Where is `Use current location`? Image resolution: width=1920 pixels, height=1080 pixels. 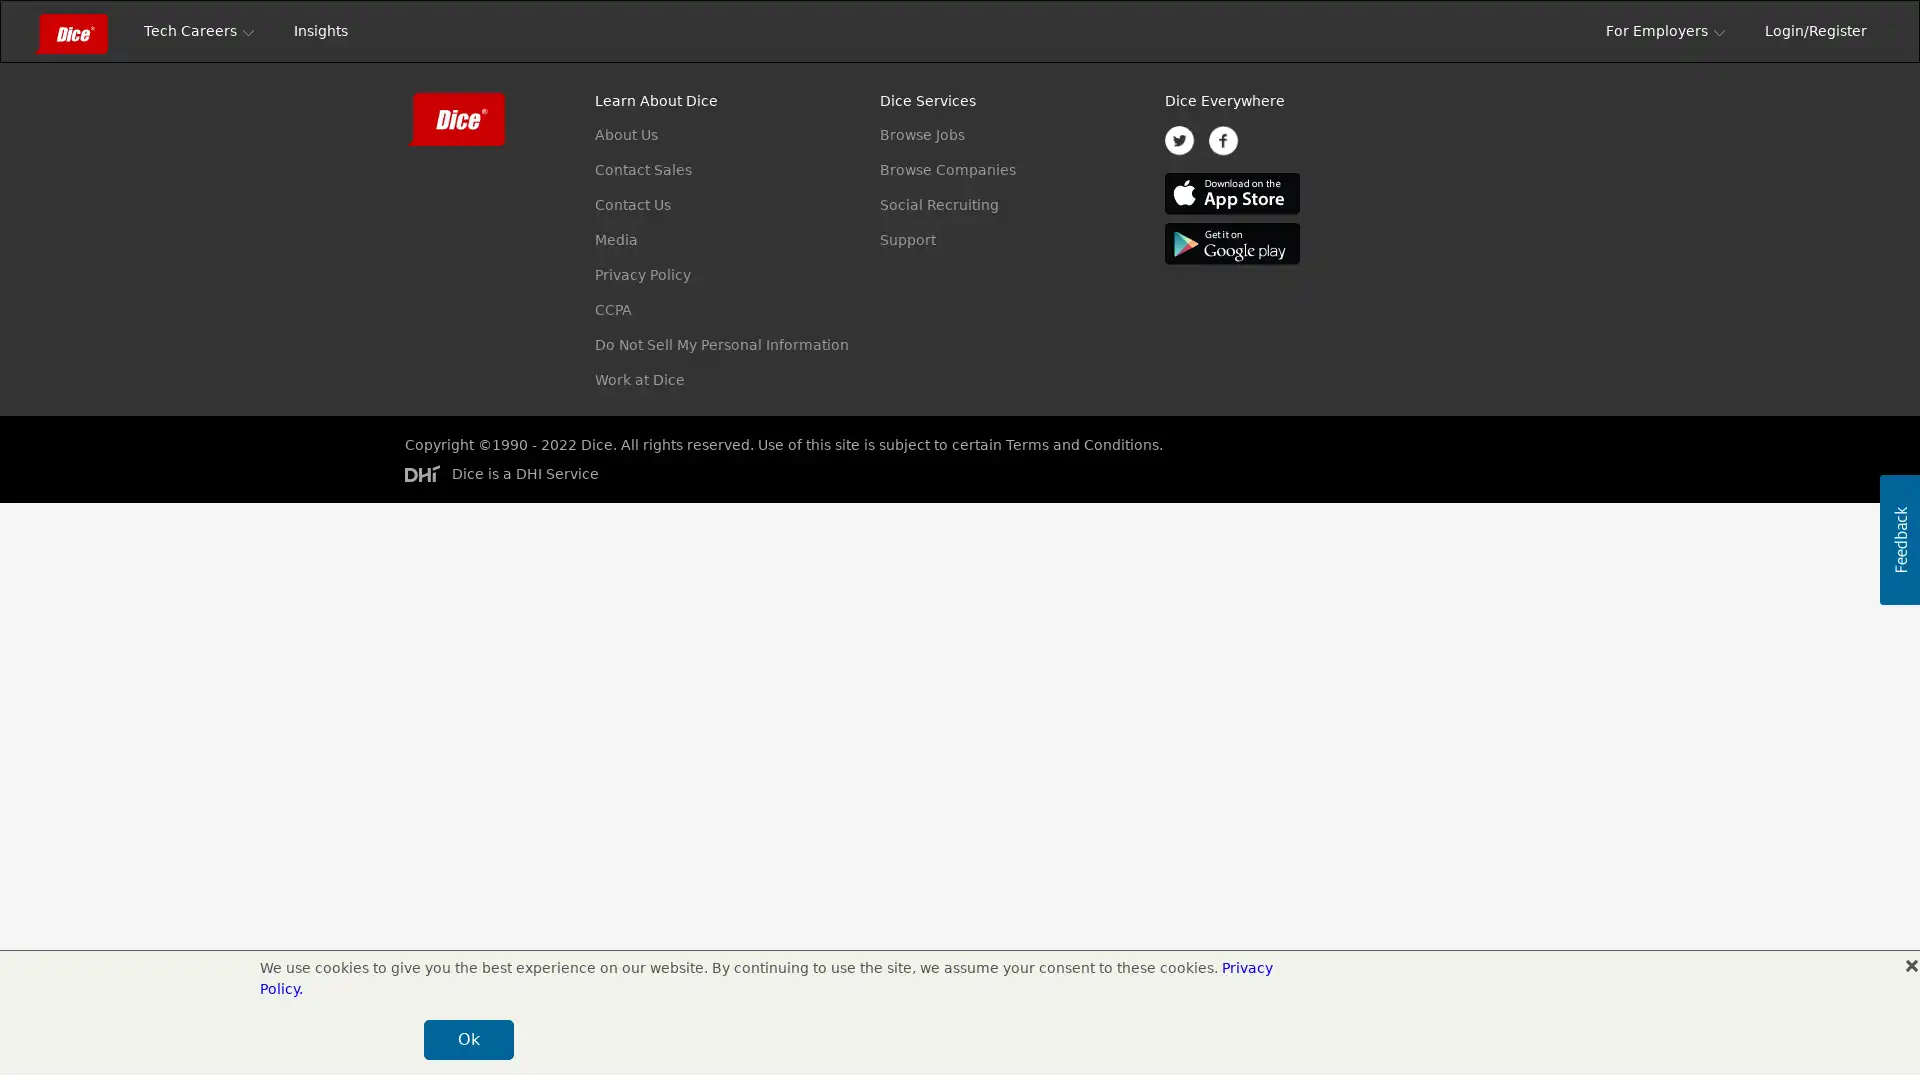 Use current location is located at coordinates (907, 104).